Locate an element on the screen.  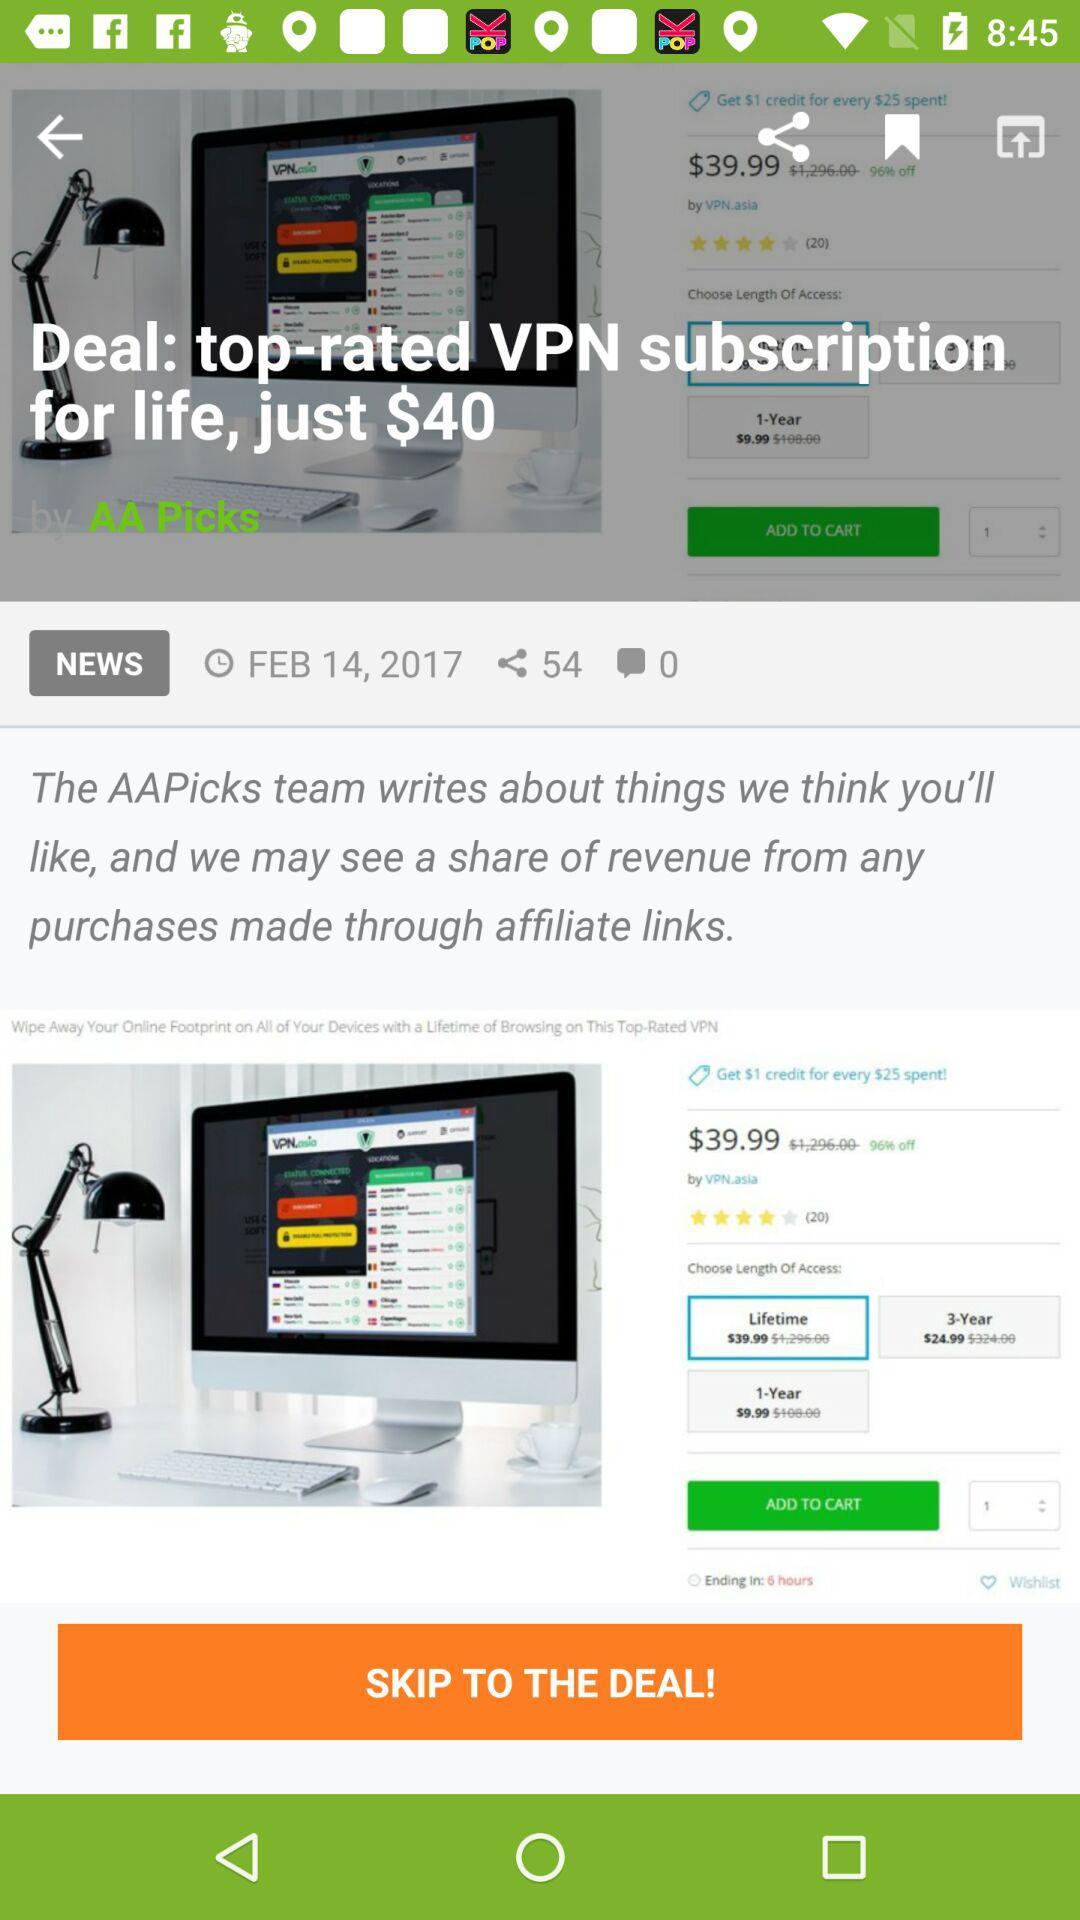
the aapicks team icon is located at coordinates (540, 854).